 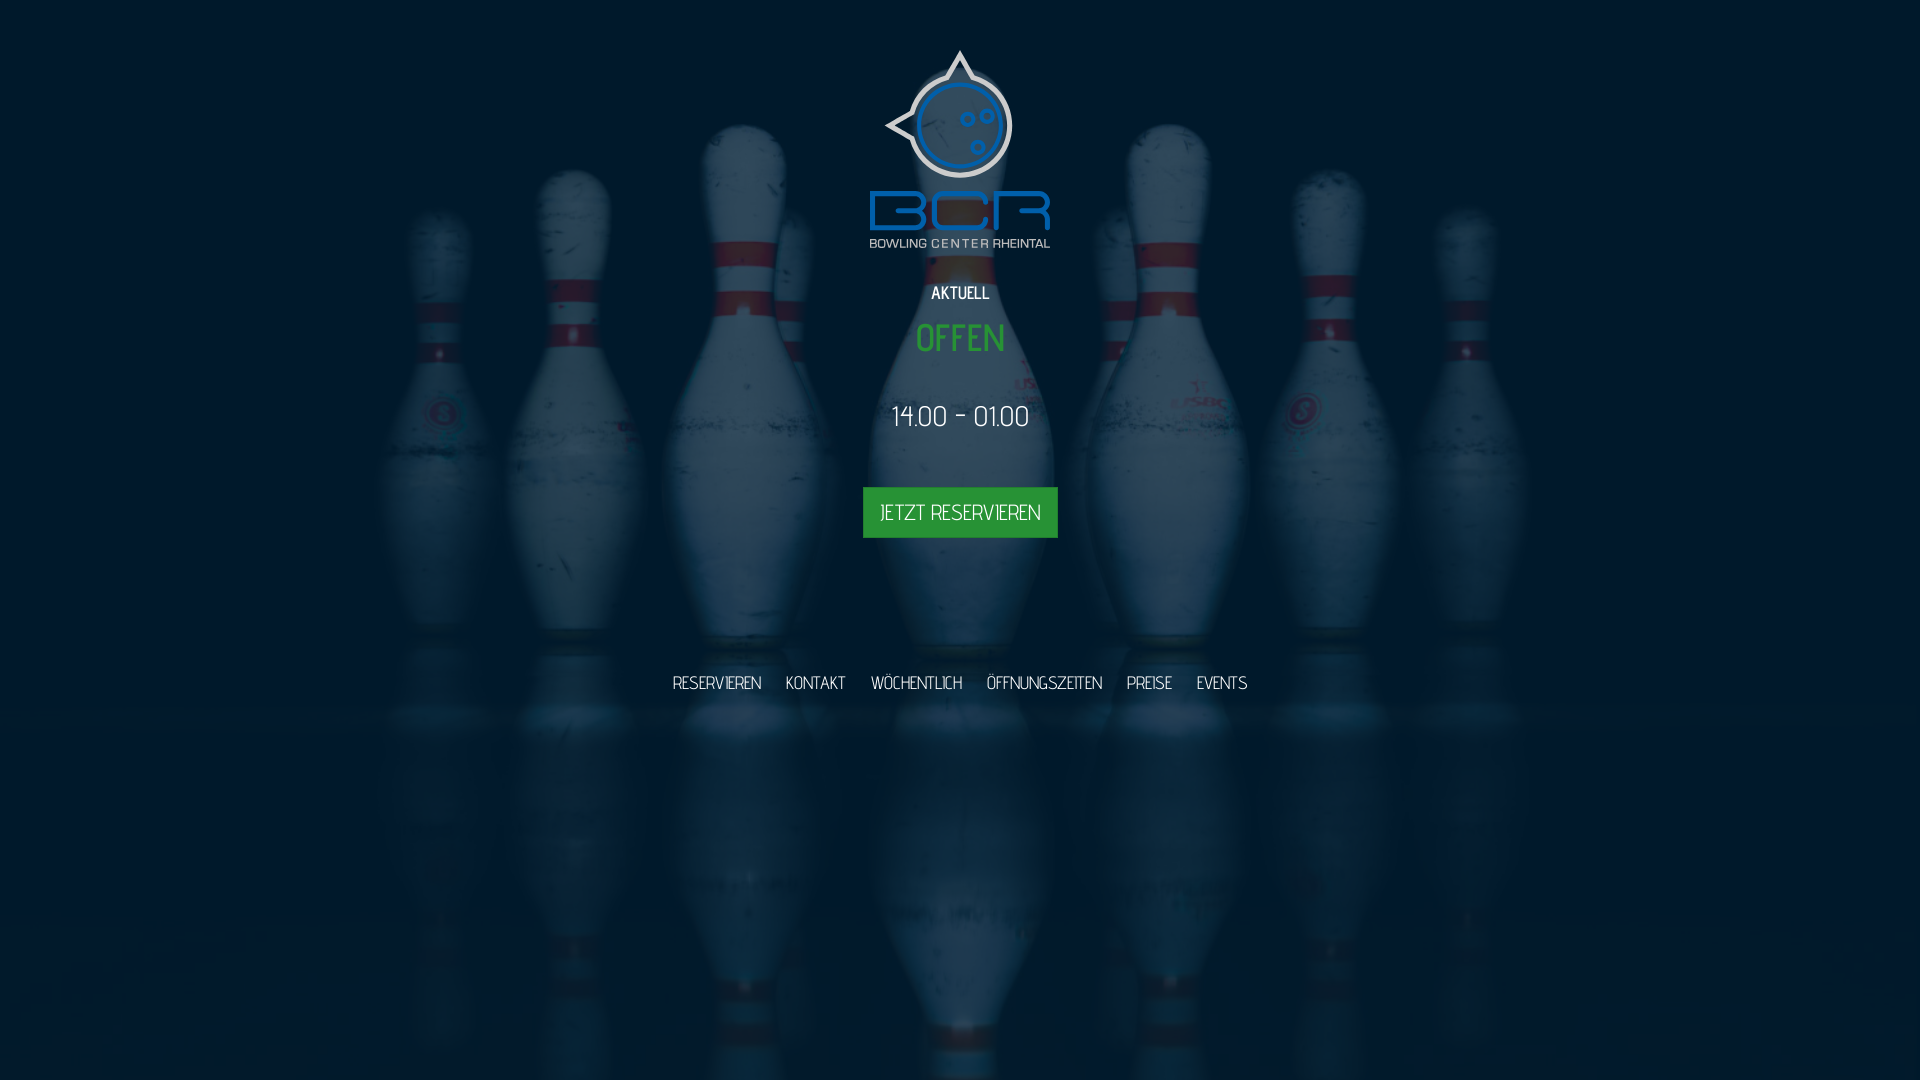 I want to click on 'PREISE', so click(x=1115, y=681).